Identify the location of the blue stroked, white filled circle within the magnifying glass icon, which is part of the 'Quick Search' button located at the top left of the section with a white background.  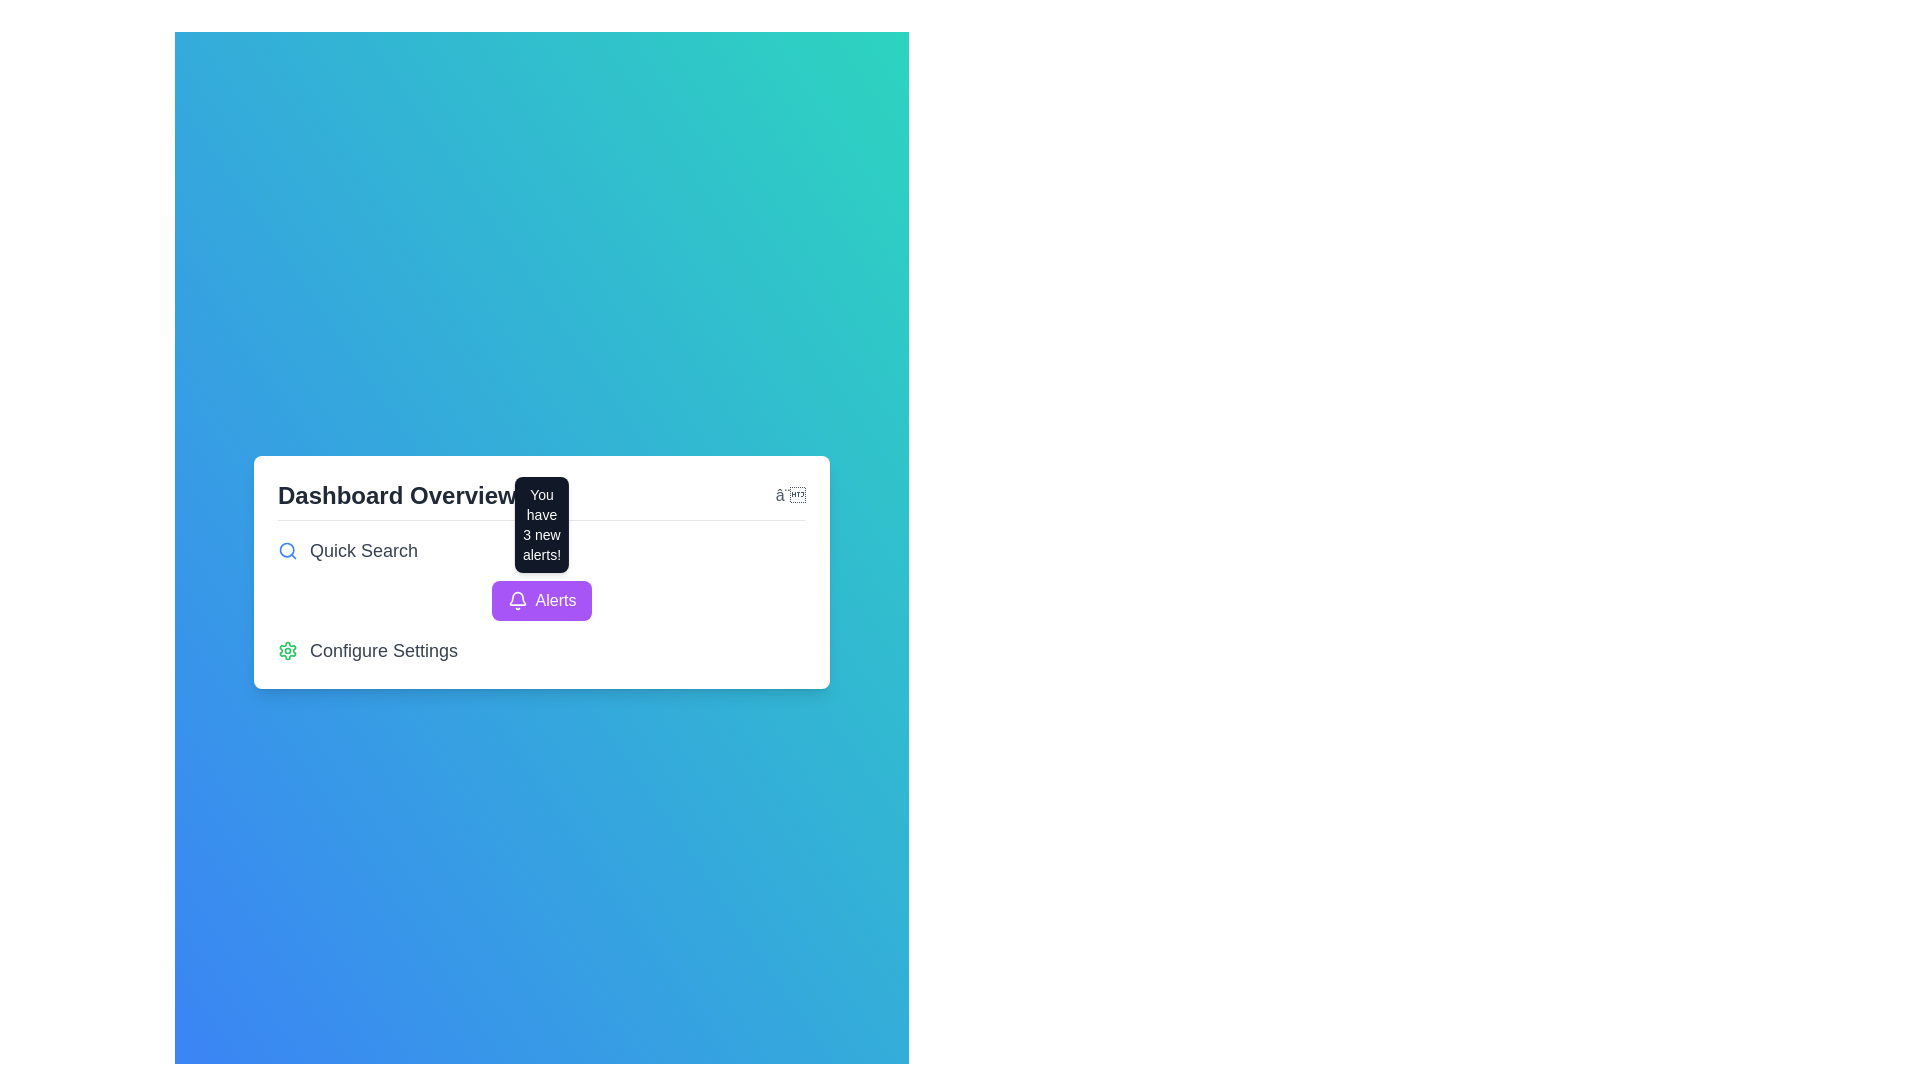
(286, 549).